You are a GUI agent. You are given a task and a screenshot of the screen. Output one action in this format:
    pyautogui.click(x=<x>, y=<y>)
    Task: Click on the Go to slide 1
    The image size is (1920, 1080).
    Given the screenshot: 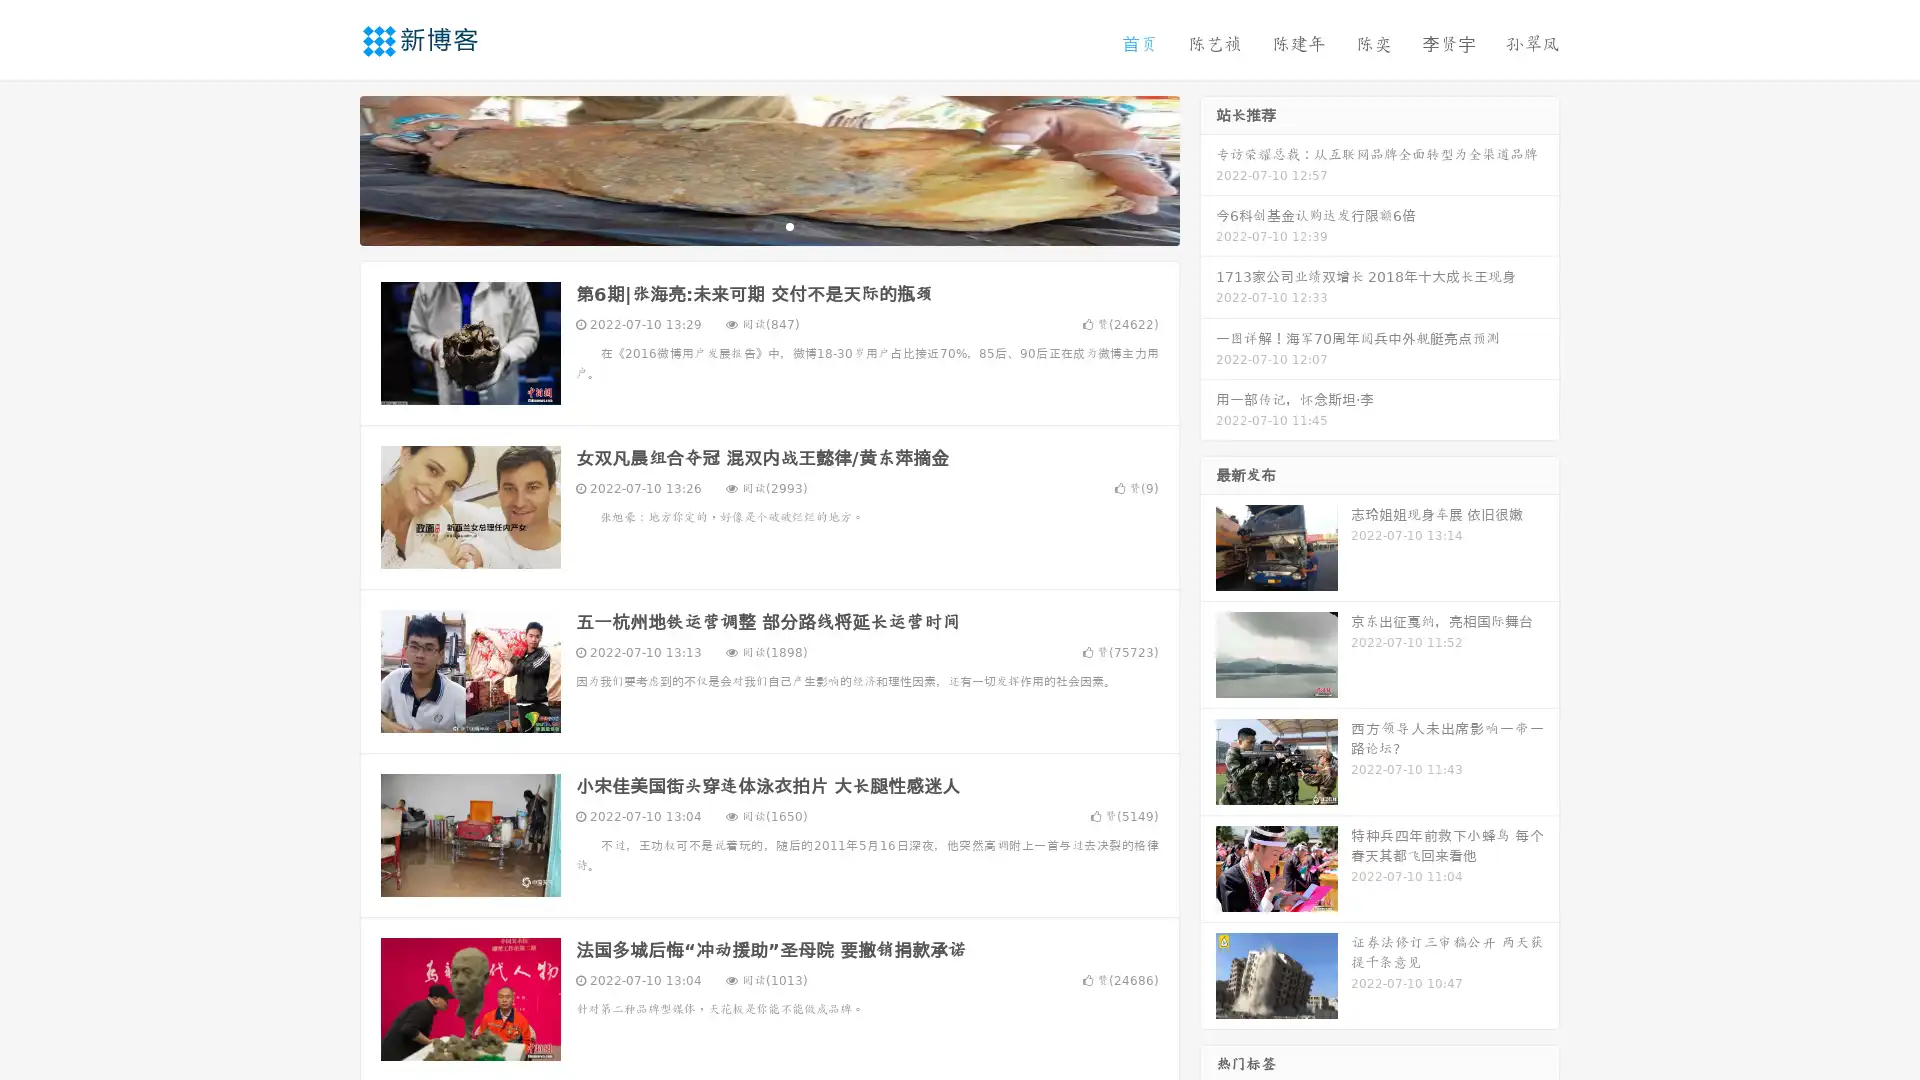 What is the action you would take?
    pyautogui.click(x=748, y=225)
    